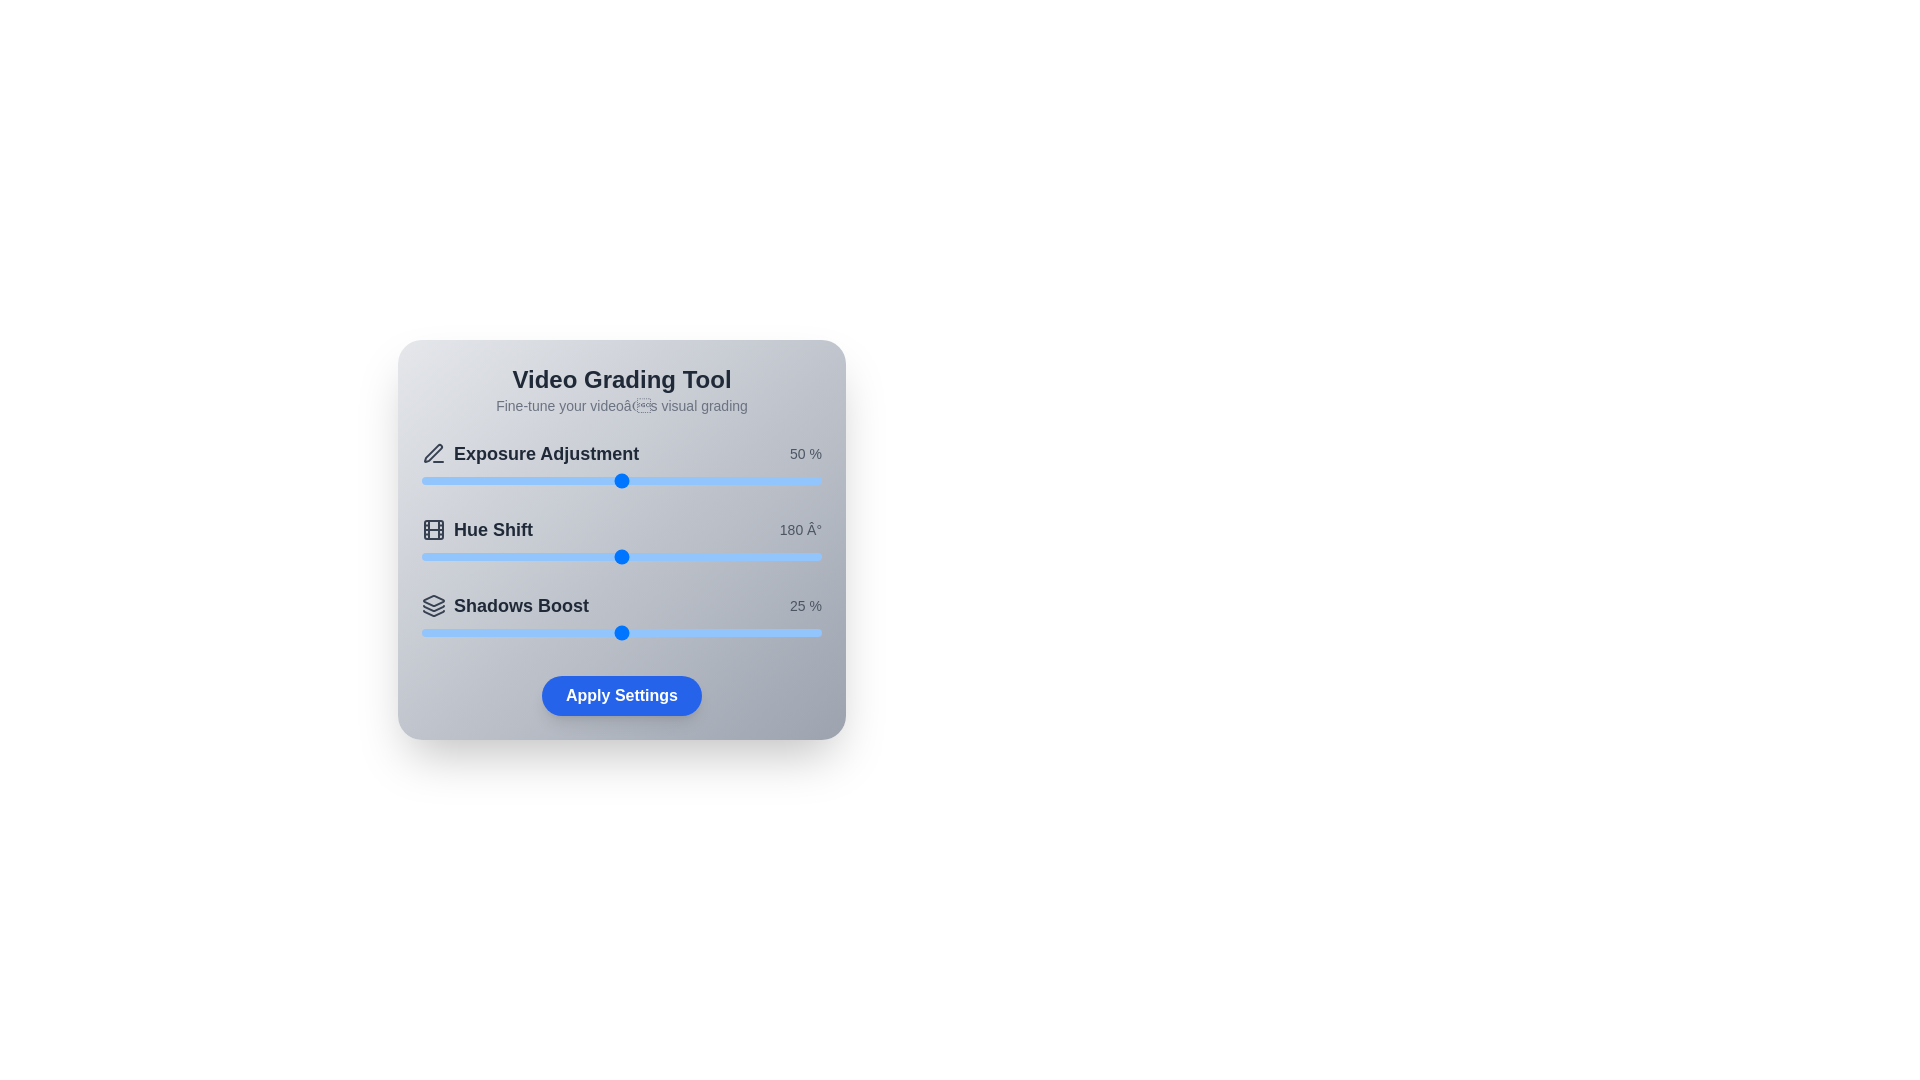 This screenshot has height=1080, width=1920. What do you see at coordinates (621, 694) in the screenshot?
I see `the prominent blue button labeled 'Apply Settings'` at bounding box center [621, 694].